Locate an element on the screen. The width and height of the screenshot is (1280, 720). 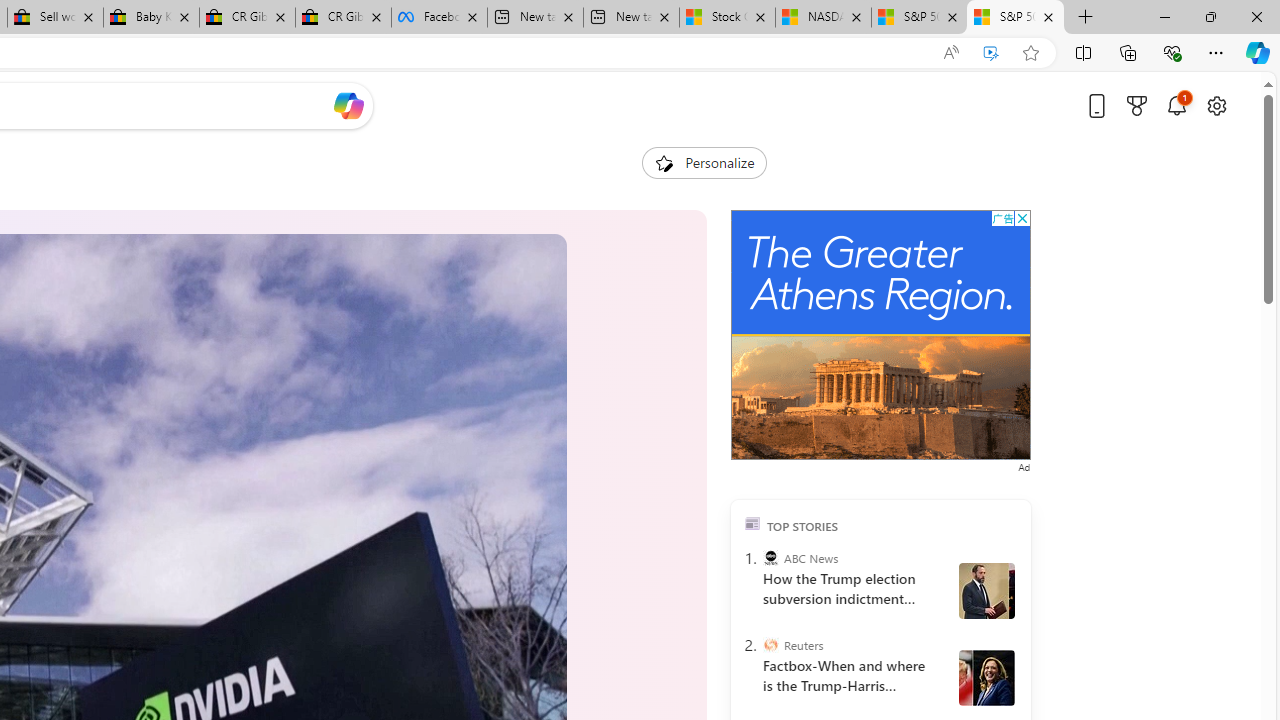
'Baby Keepsakes & Announcements for sale | eBay' is located at coordinates (150, 17).